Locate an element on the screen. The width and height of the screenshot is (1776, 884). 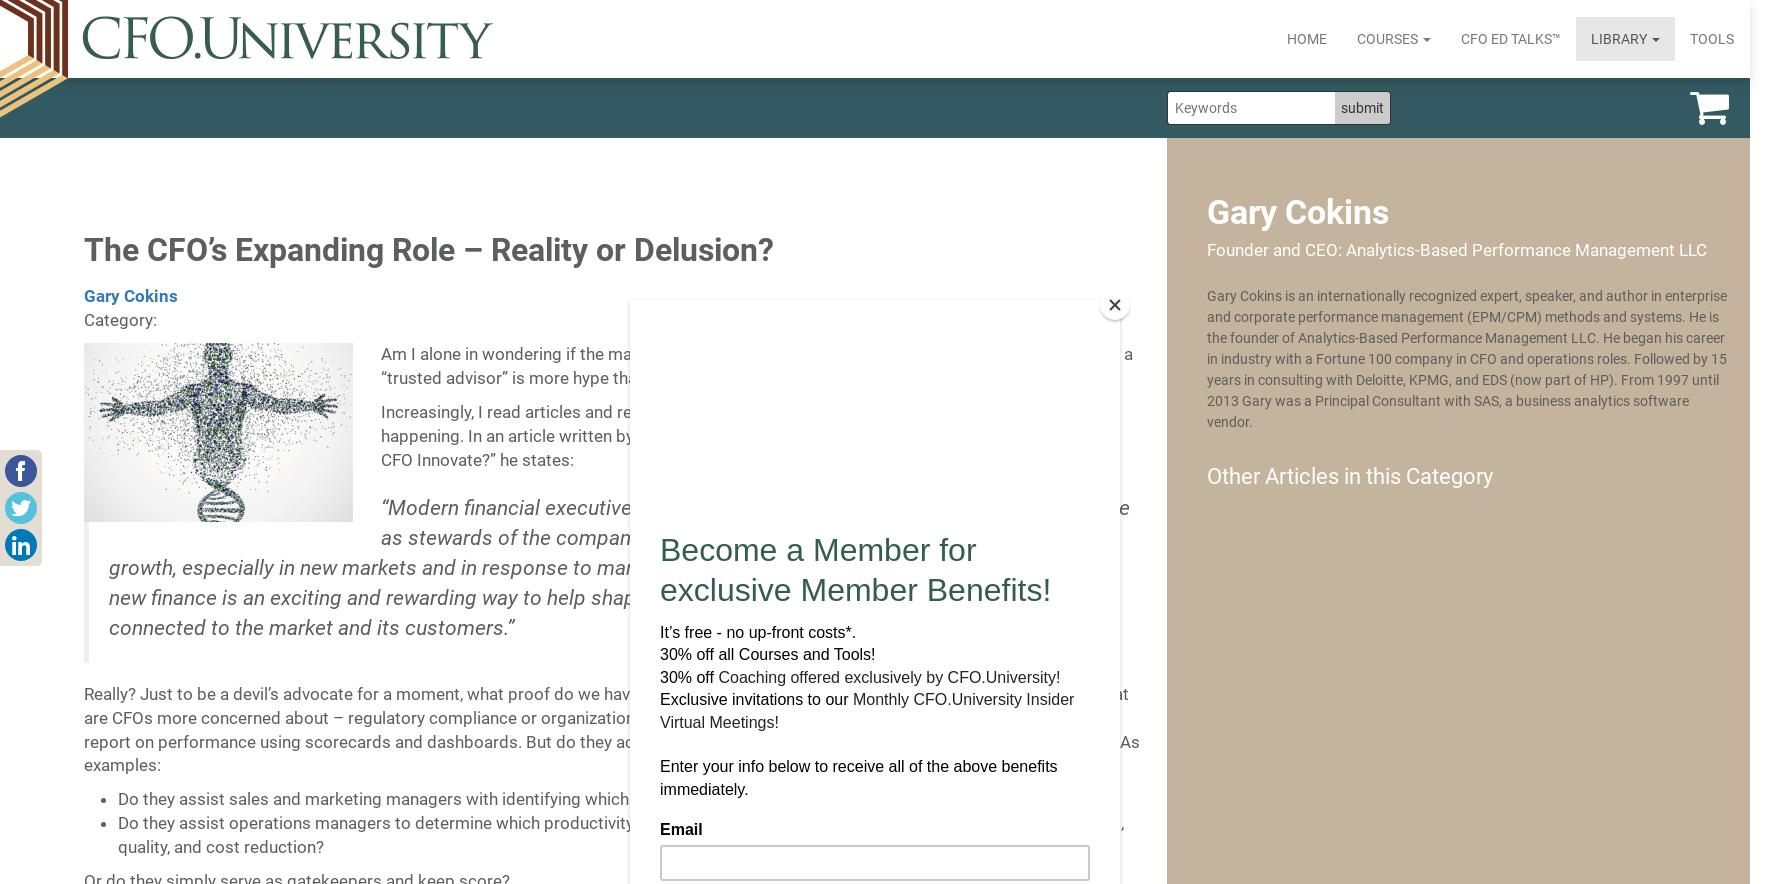
'Do they assist sales and marketing managers with identifying which types of customers to retain, grow, win back, and acquire?' is located at coordinates (592, 797).